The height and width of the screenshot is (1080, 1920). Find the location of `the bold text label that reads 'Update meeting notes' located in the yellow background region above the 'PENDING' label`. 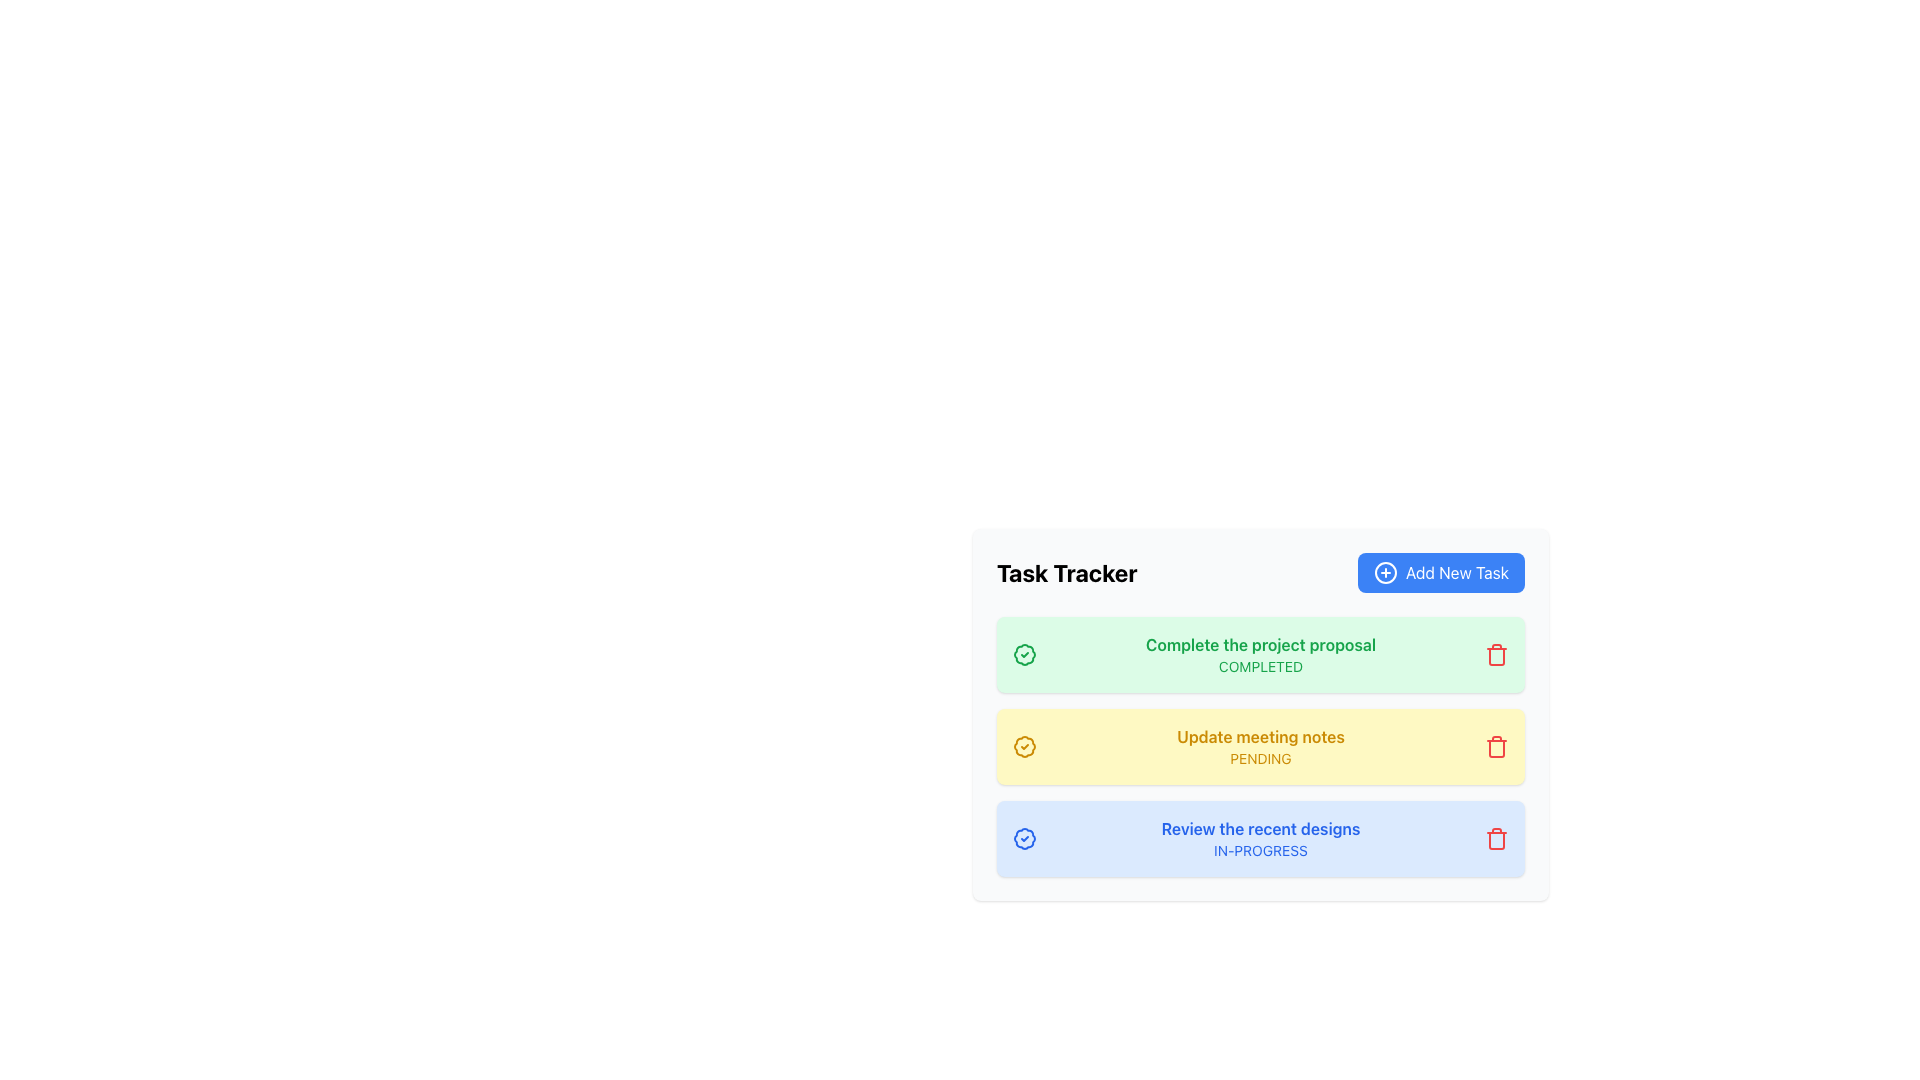

the bold text label that reads 'Update meeting notes' located in the yellow background region above the 'PENDING' label is located at coordinates (1260, 736).